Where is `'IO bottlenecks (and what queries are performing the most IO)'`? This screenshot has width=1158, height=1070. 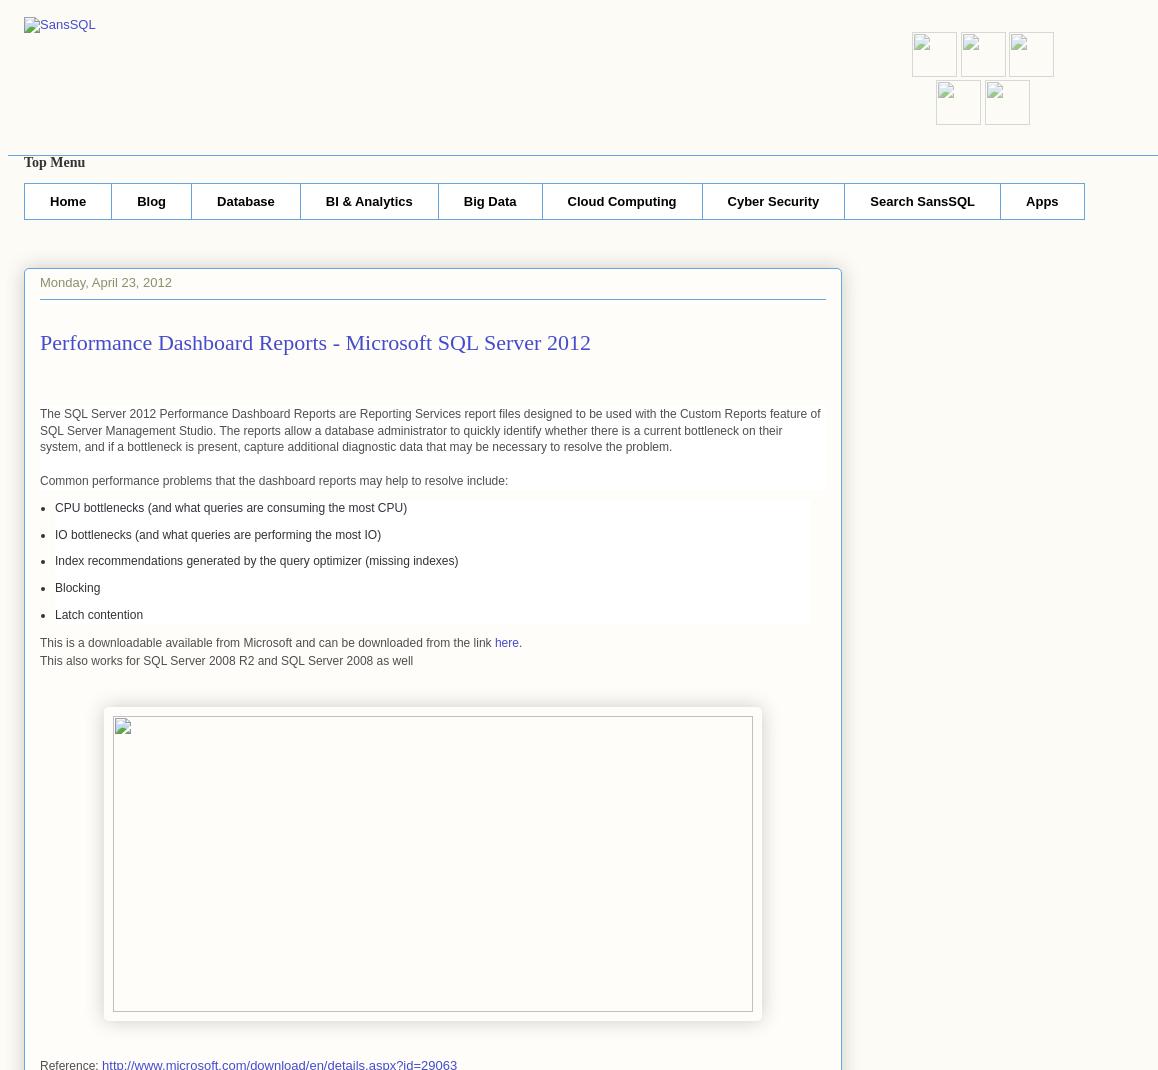 'IO bottlenecks (and what queries are performing the most IO)' is located at coordinates (54, 534).